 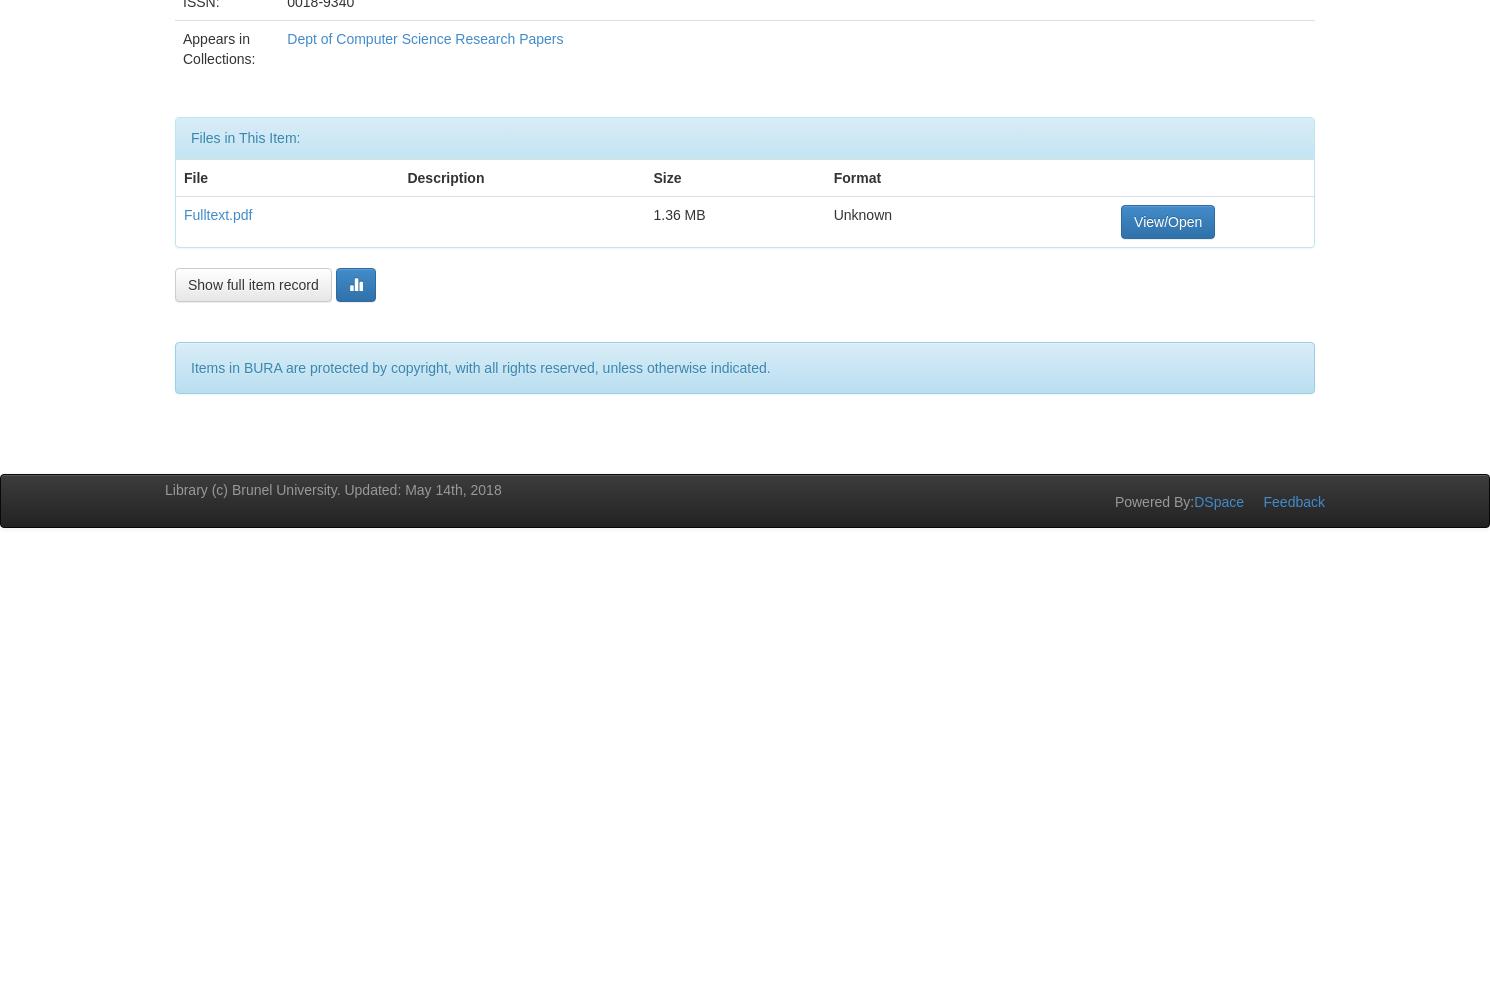 I want to click on 'DSpace', so click(x=1218, y=501).